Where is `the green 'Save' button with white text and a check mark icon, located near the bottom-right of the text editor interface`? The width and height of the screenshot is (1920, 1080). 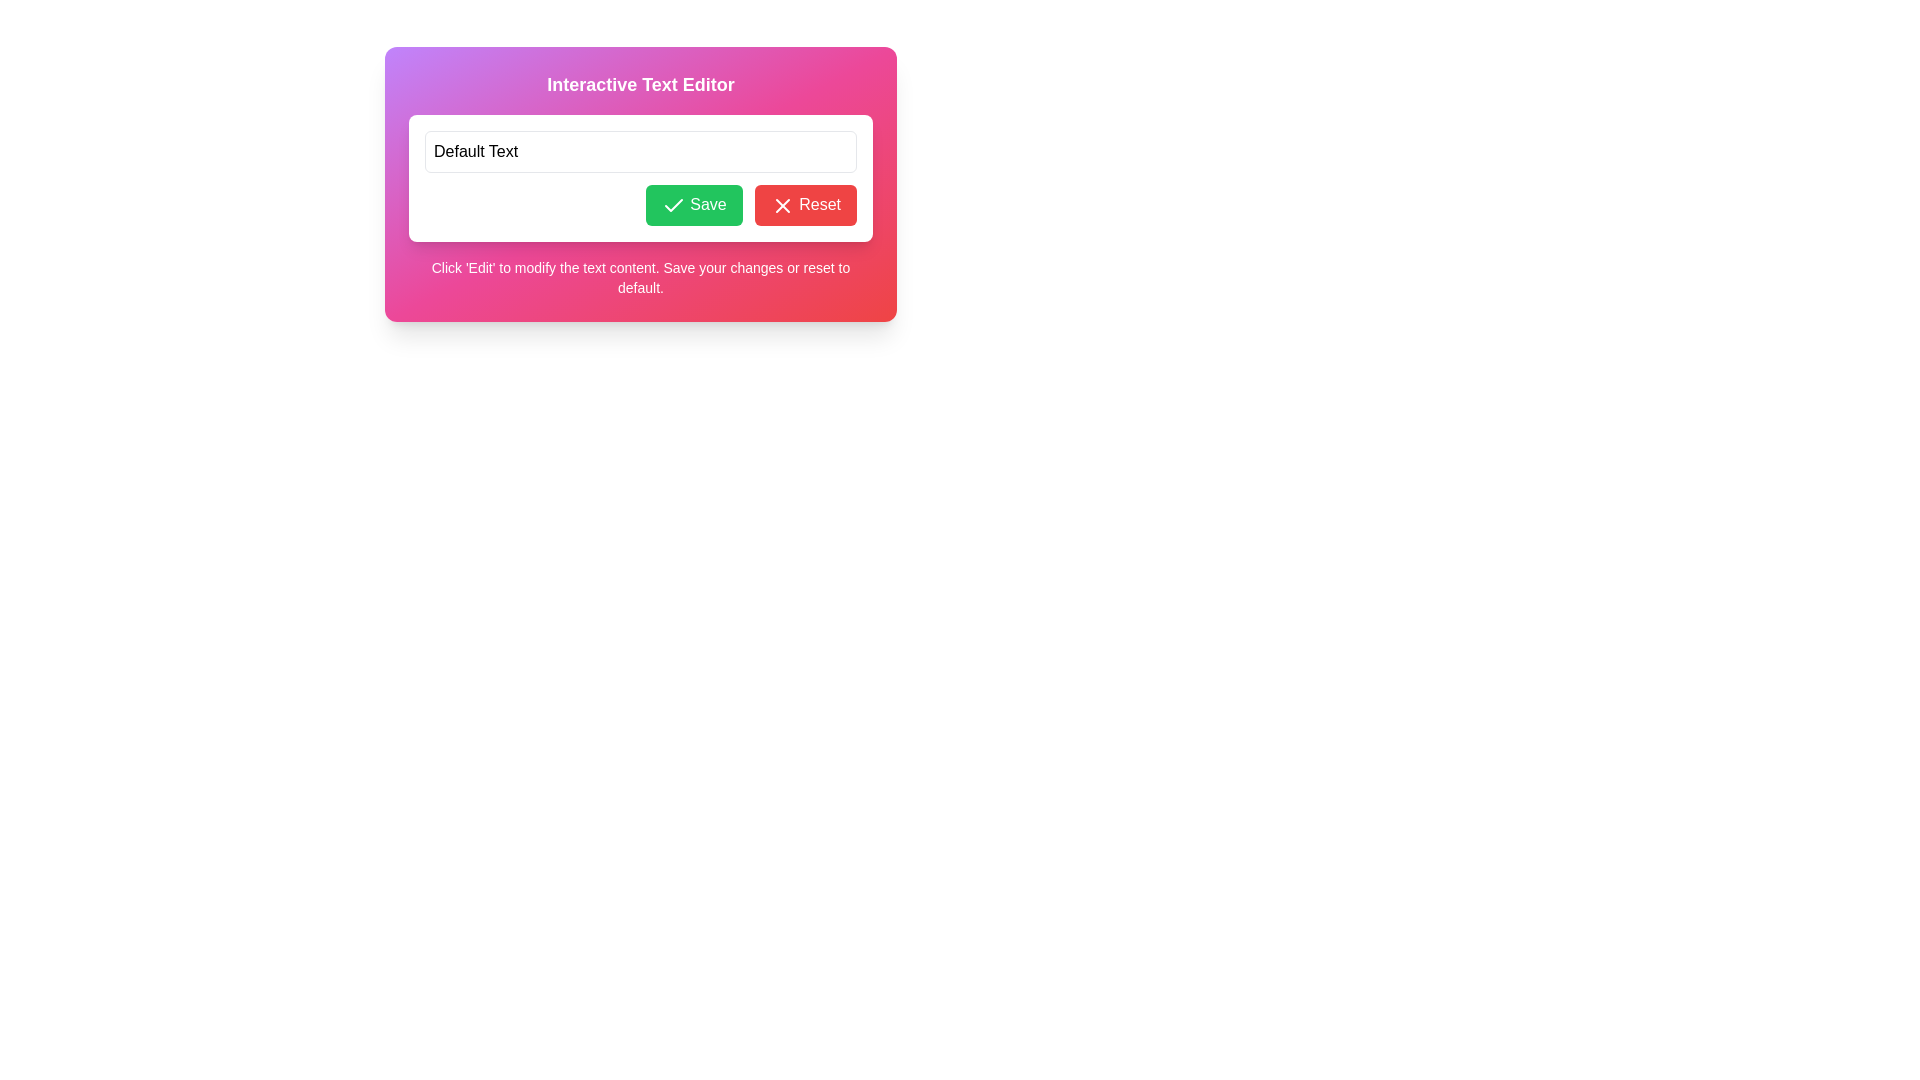
the green 'Save' button with white text and a check mark icon, located near the bottom-right of the text editor interface is located at coordinates (694, 205).